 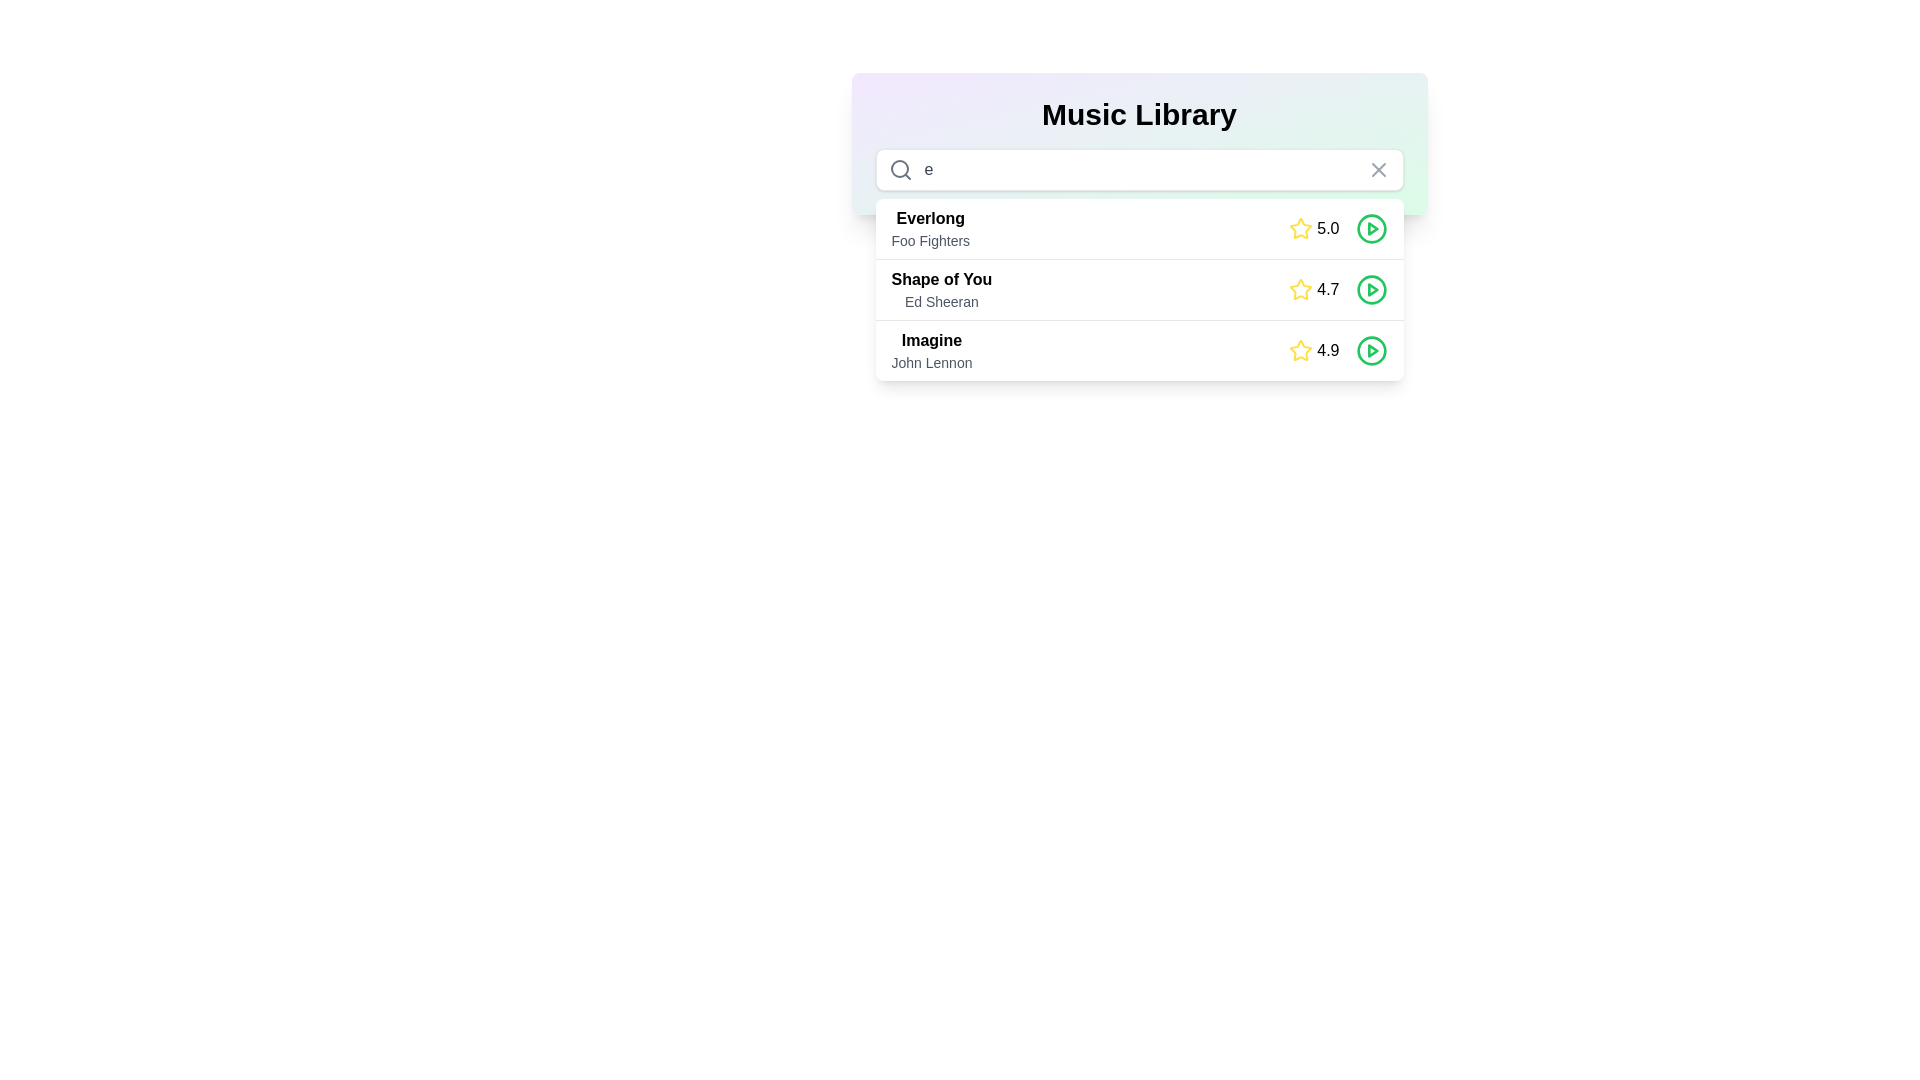 What do you see at coordinates (1370, 350) in the screenshot?
I see `the play button located at the far-right of the row for the song 'Imagine' with a rating of 4.9, aligned to the right of the yellow star rating icon to play the song` at bounding box center [1370, 350].